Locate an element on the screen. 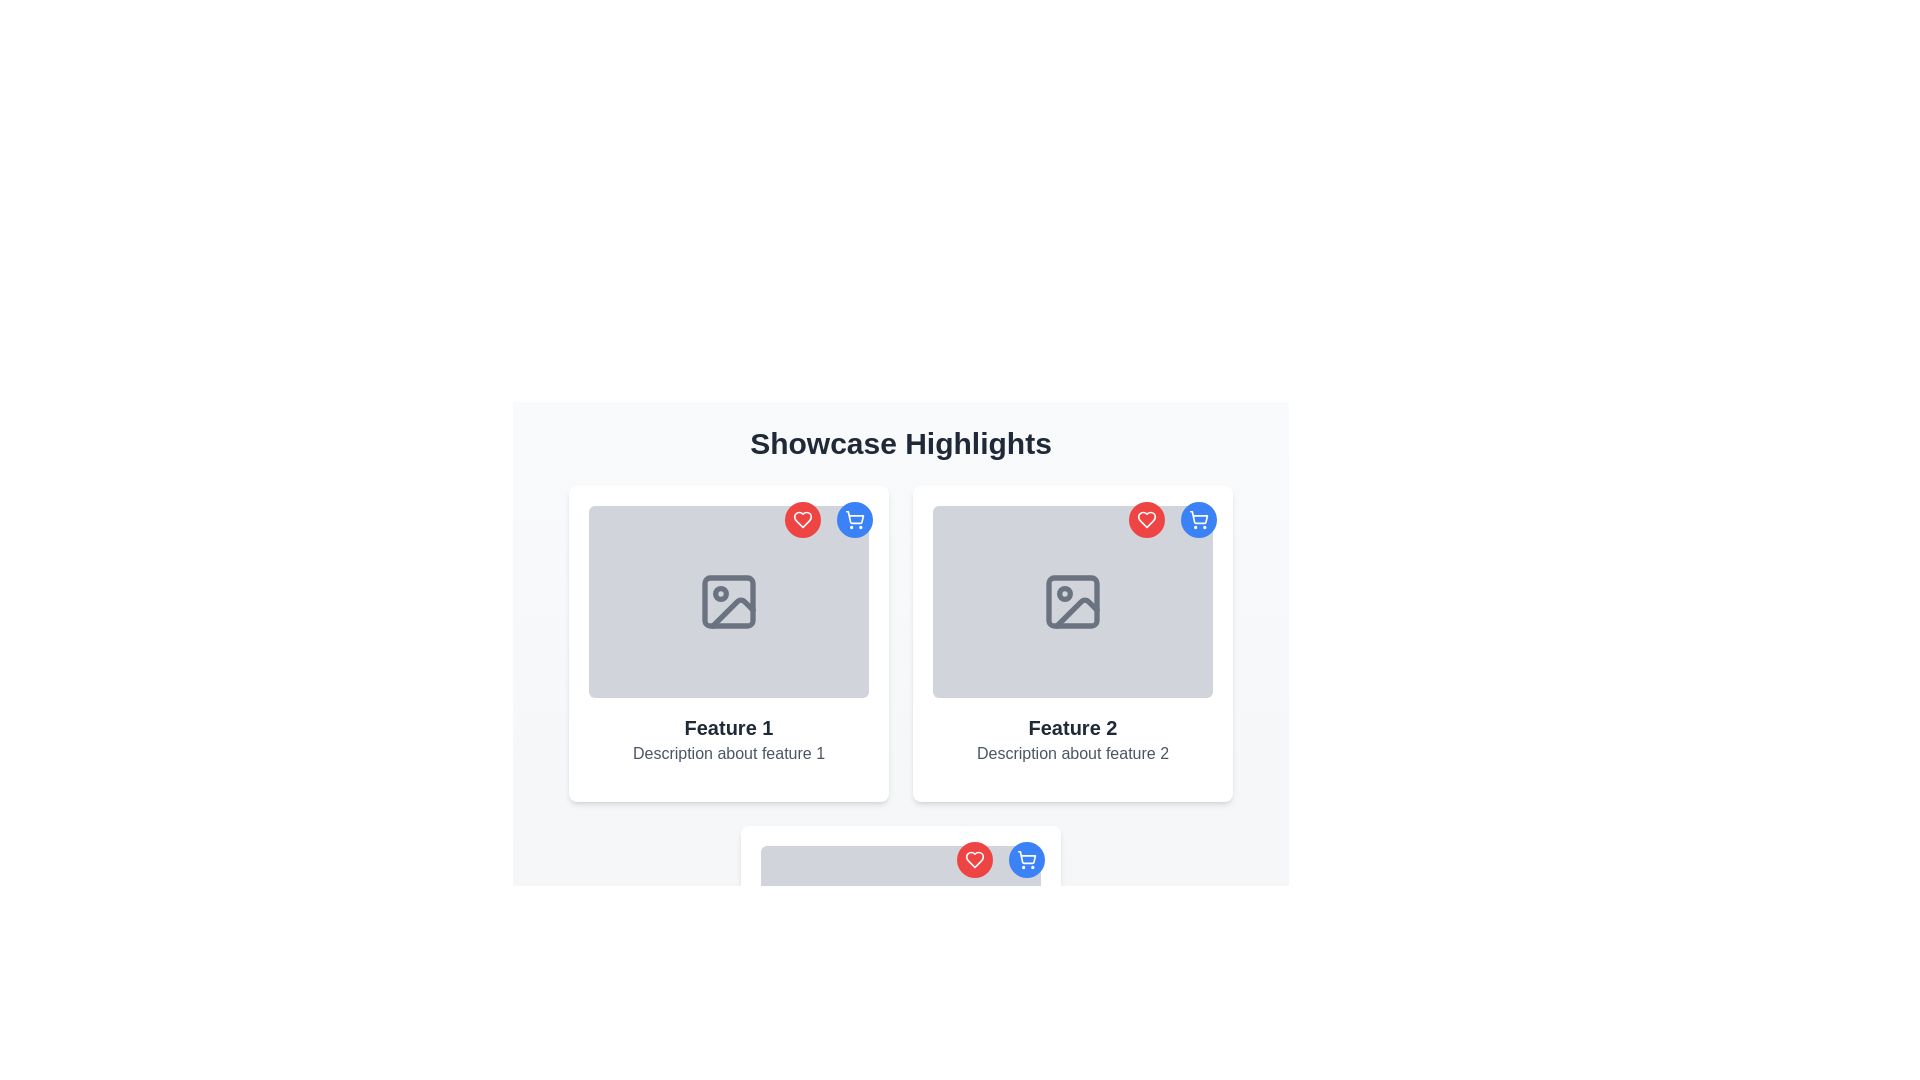 This screenshot has width=1920, height=1080. the circular blue button with a white shopping cart icon is located at coordinates (1199, 519).